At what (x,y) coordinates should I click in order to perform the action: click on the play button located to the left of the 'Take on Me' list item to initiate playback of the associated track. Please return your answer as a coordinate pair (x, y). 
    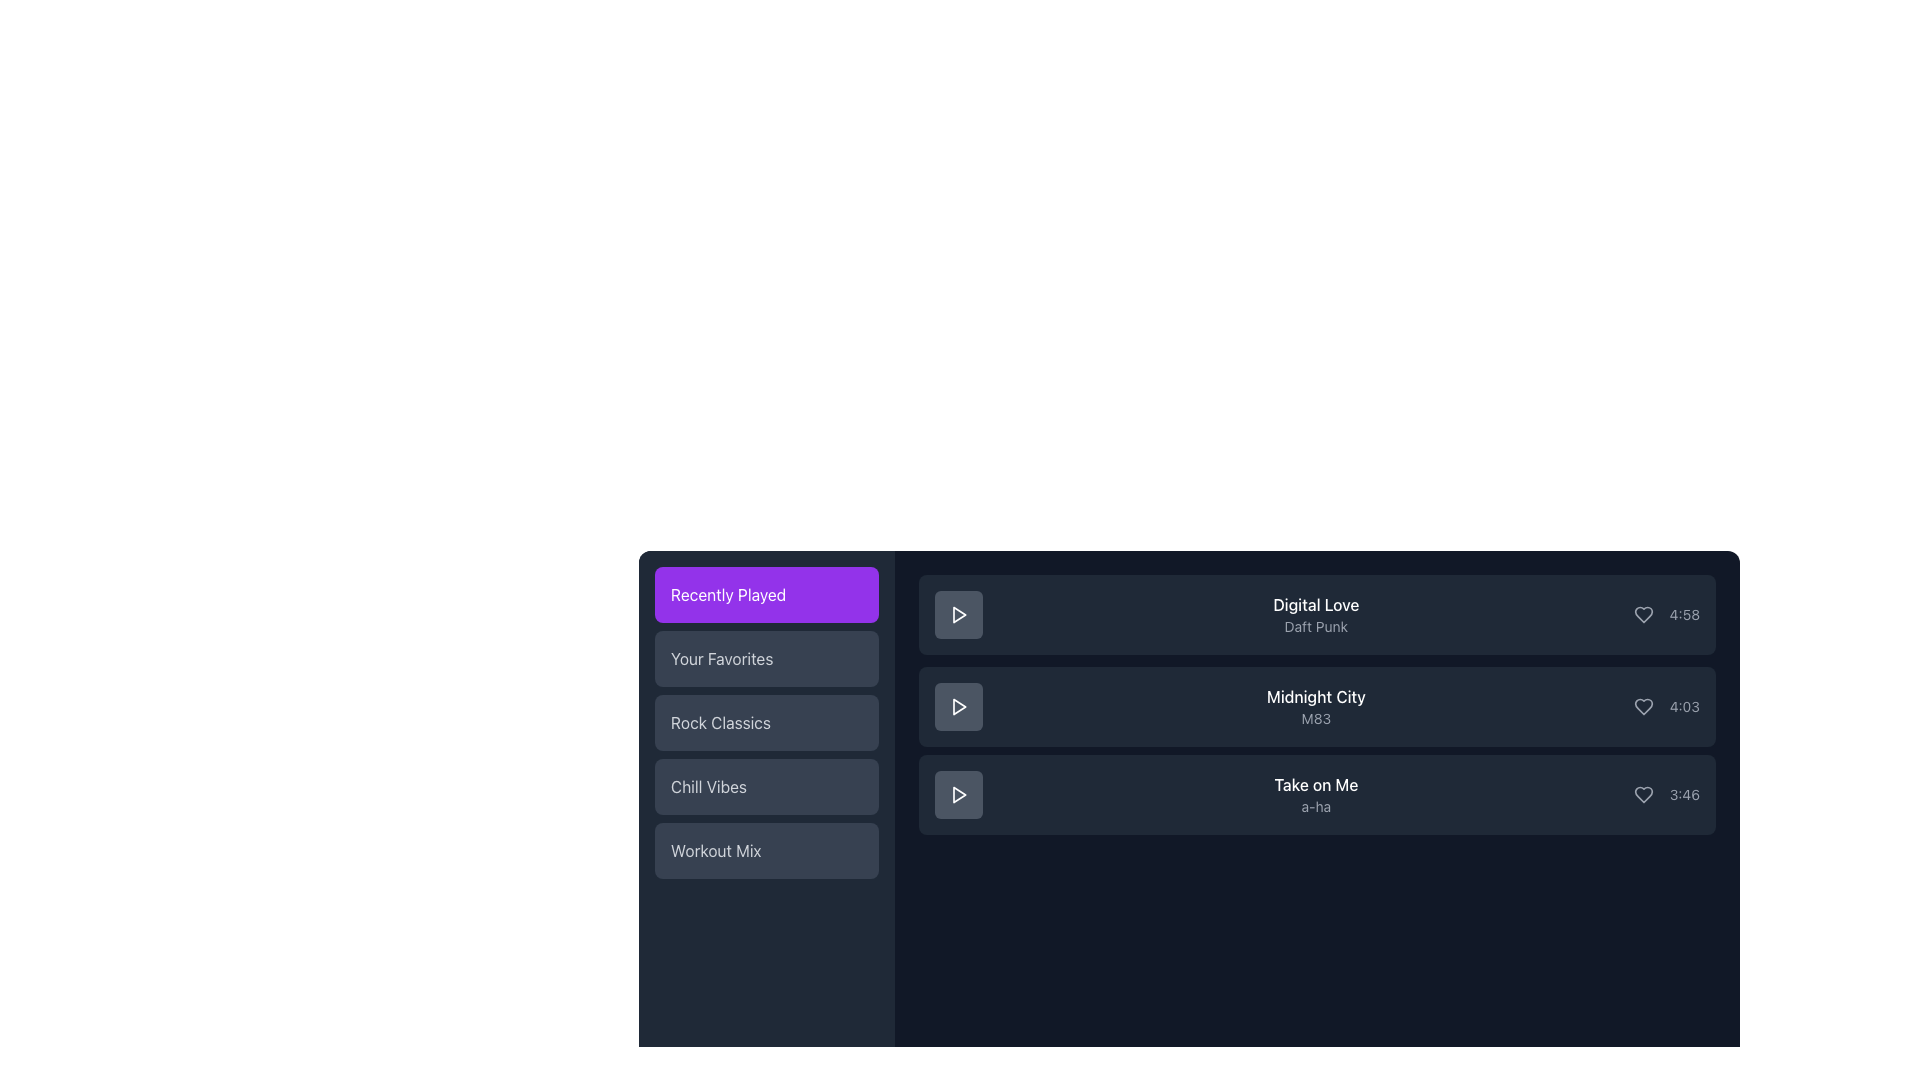
    Looking at the image, I should click on (958, 793).